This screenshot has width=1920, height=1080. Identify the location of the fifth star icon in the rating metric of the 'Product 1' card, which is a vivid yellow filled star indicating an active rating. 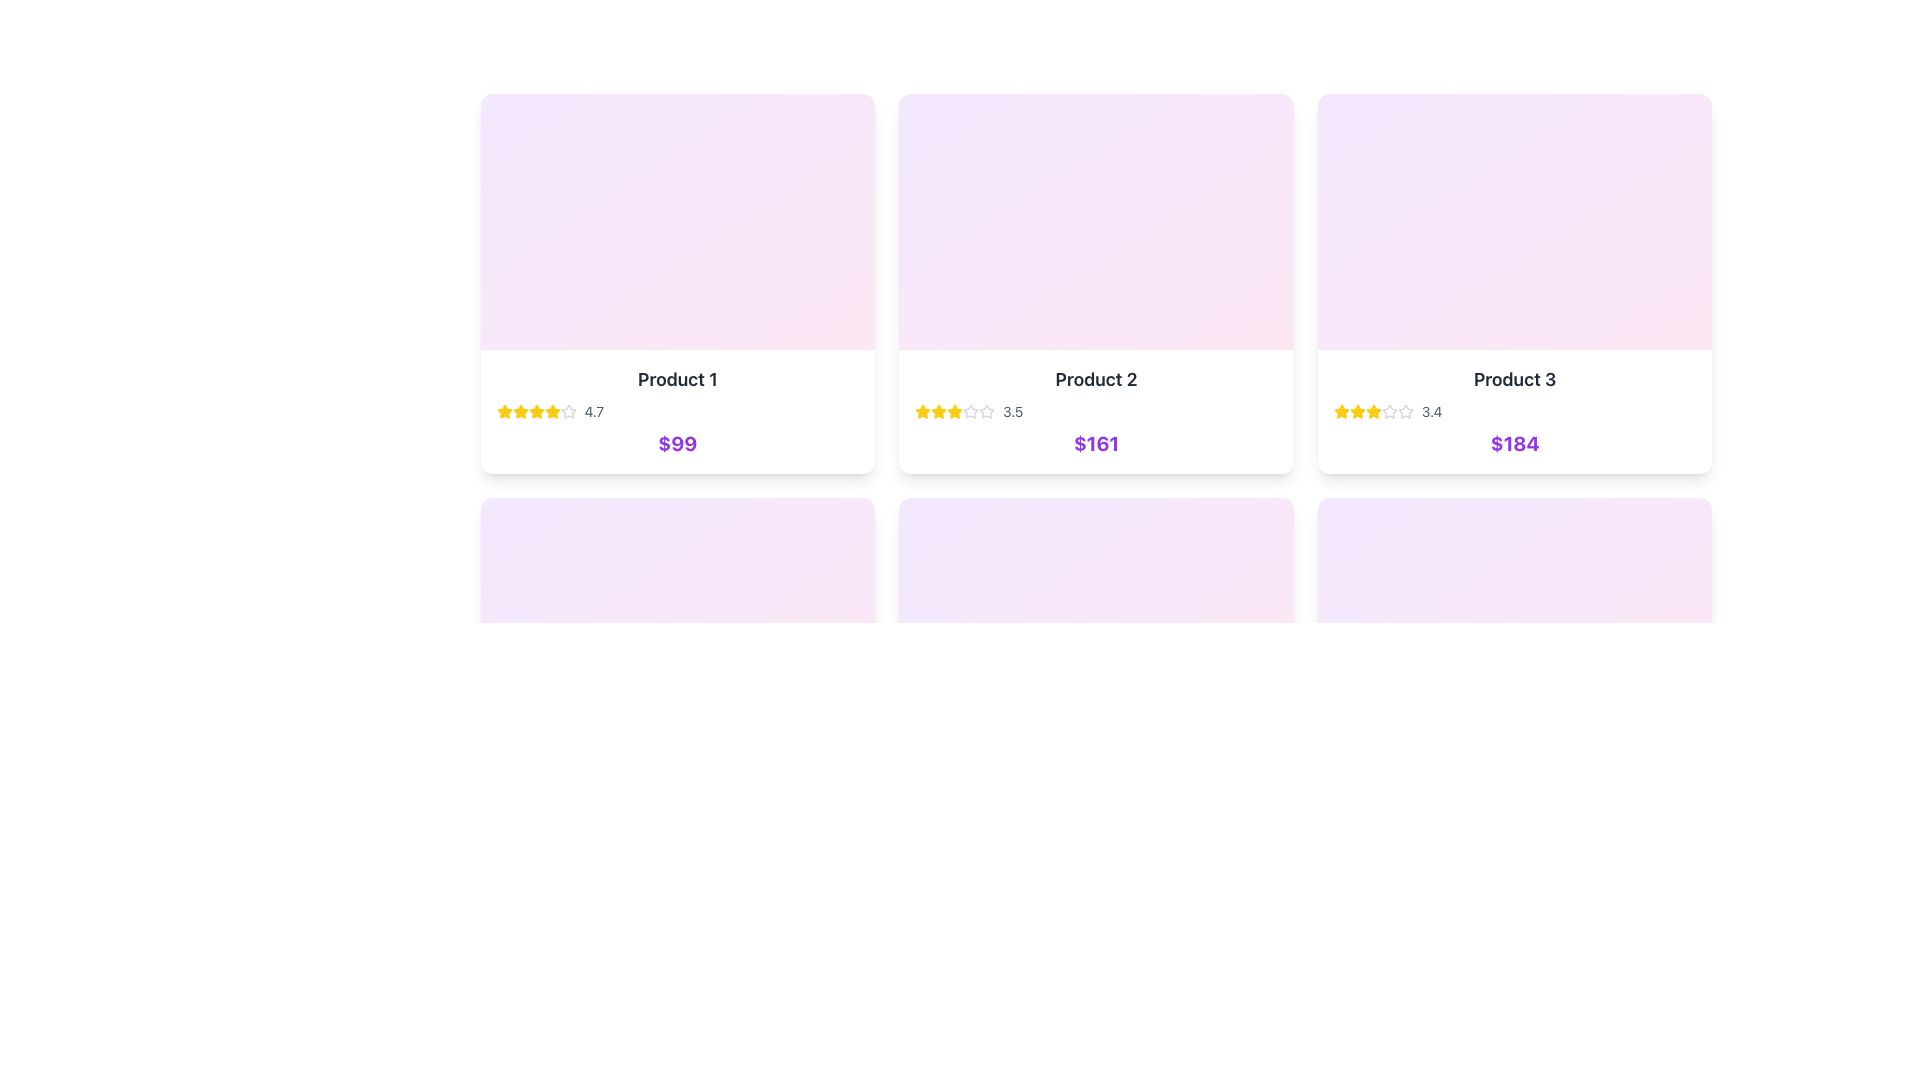
(536, 411).